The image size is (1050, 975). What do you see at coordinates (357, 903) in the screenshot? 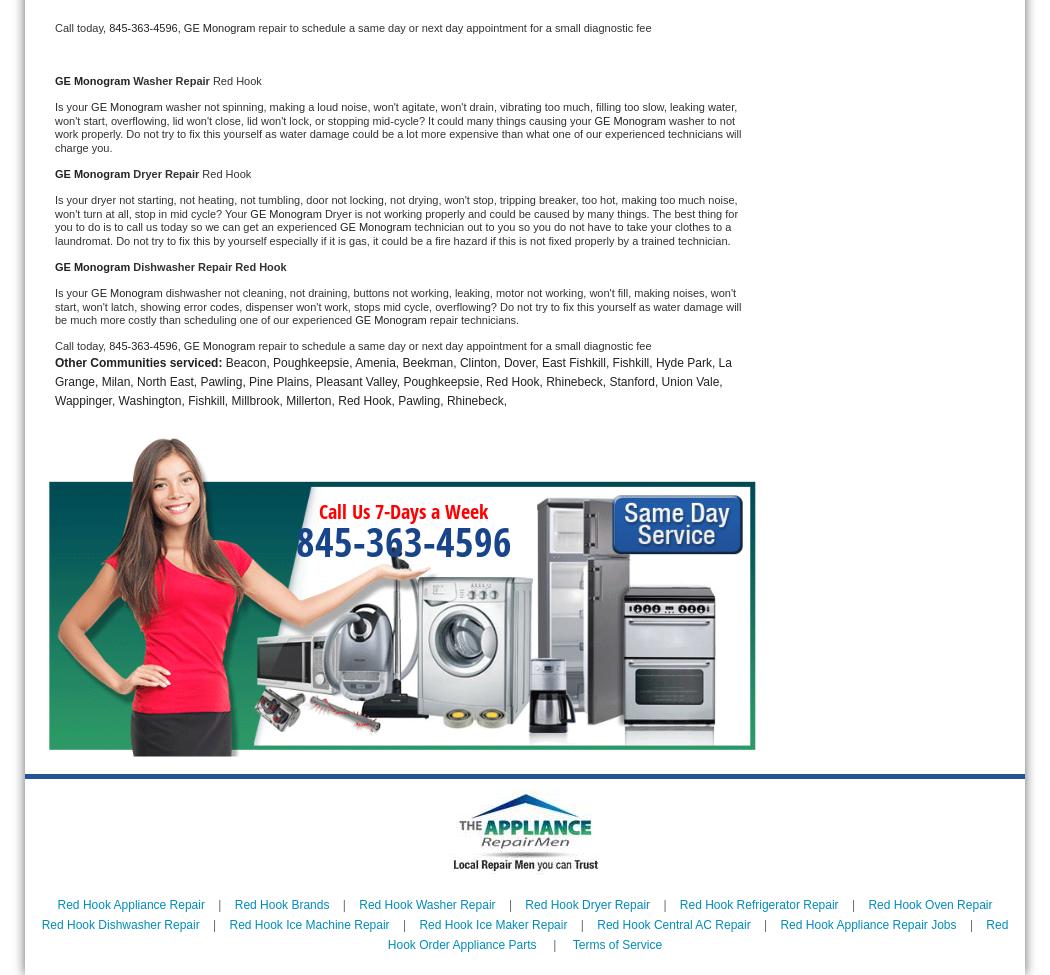
I see `'Red Hook Washer Repair'` at bounding box center [357, 903].